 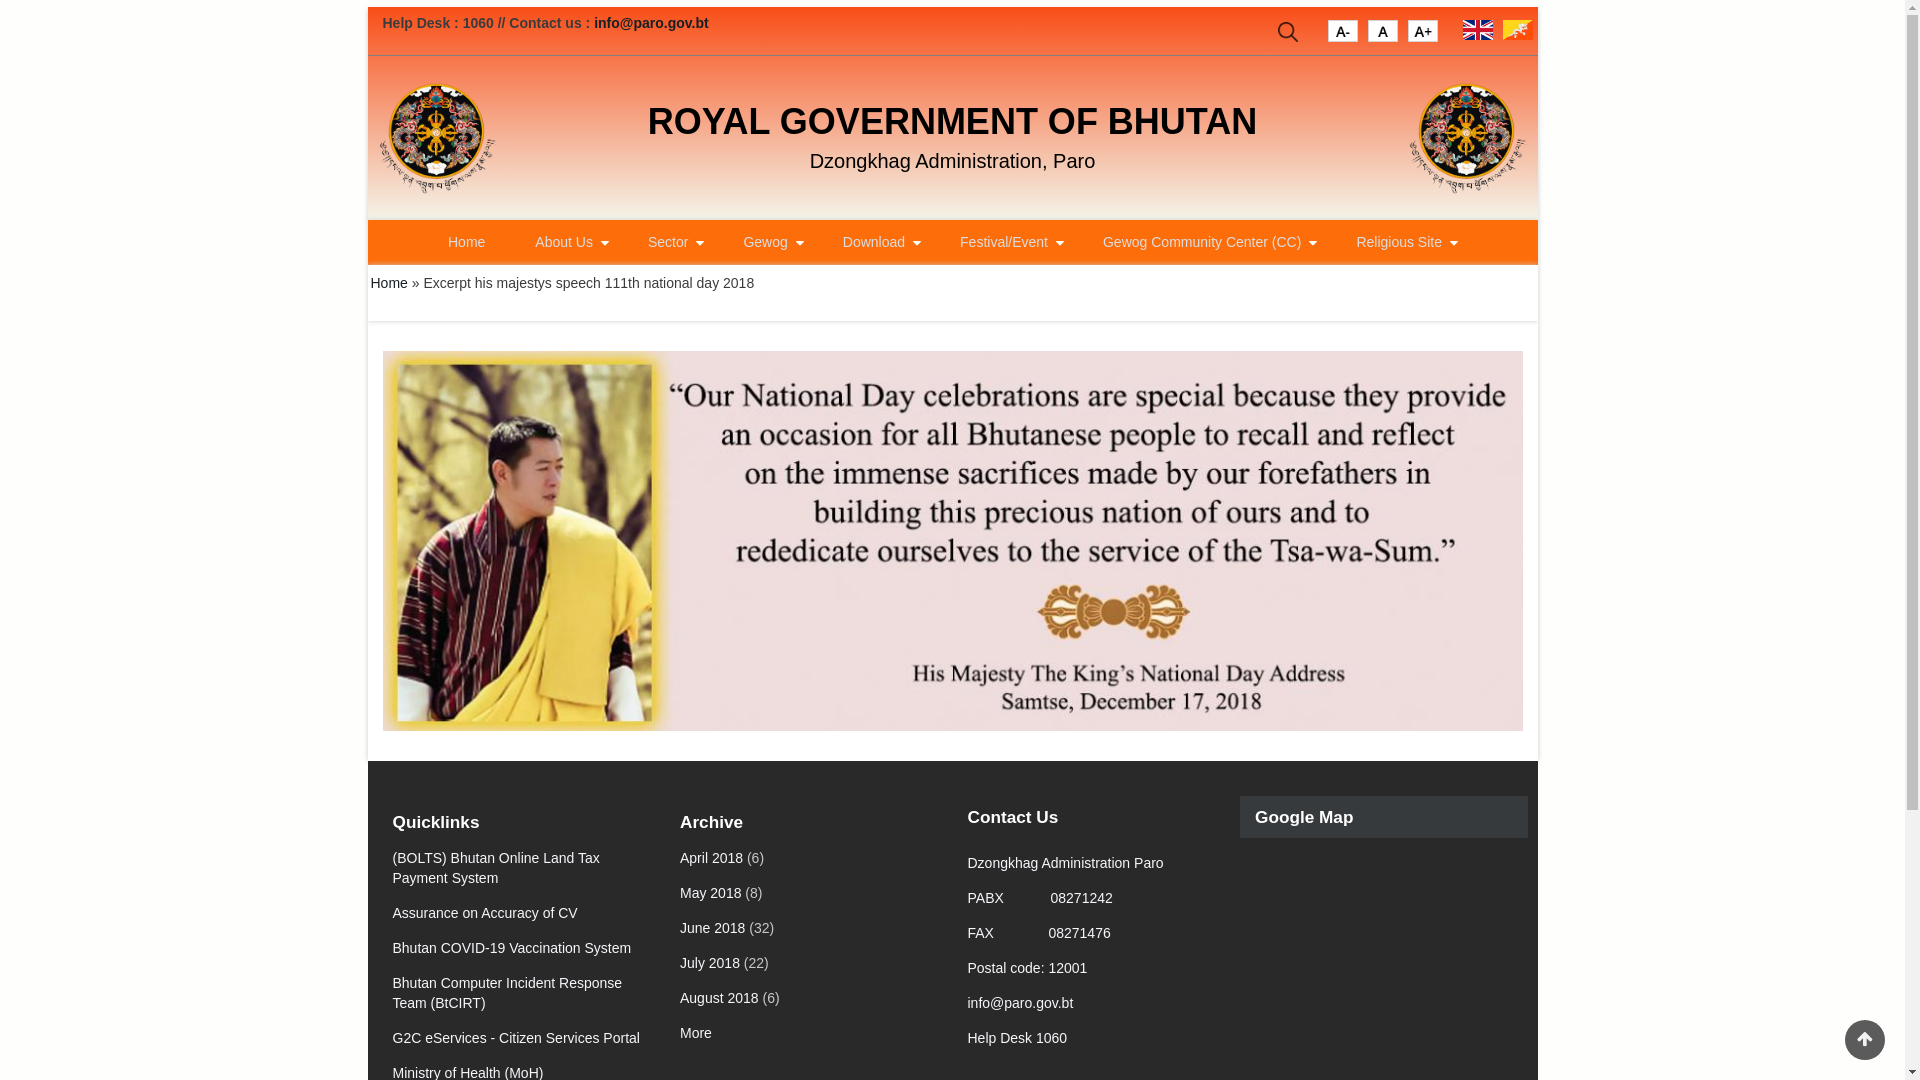 What do you see at coordinates (565, 241) in the screenshot?
I see `'About Us'` at bounding box center [565, 241].